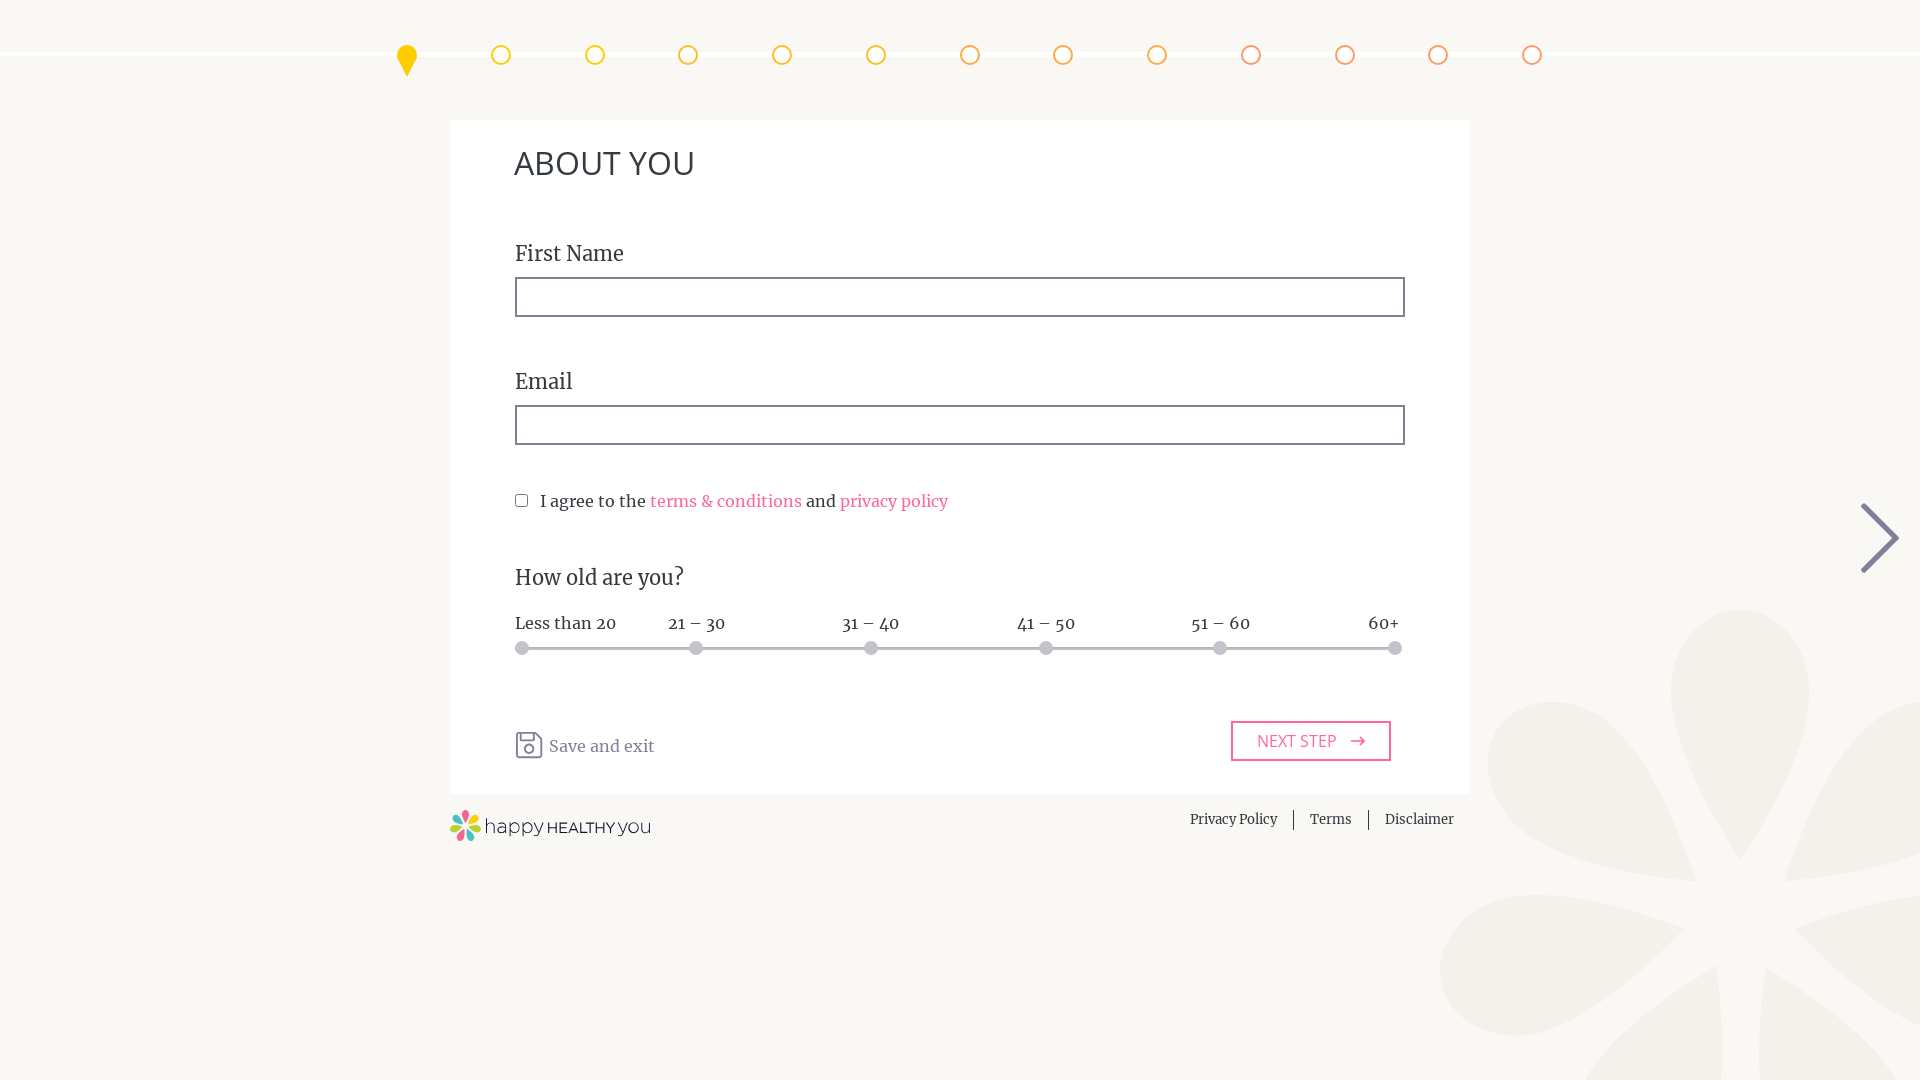 The height and width of the screenshot is (1080, 1920). I want to click on 'Disclaimer', so click(1418, 820).